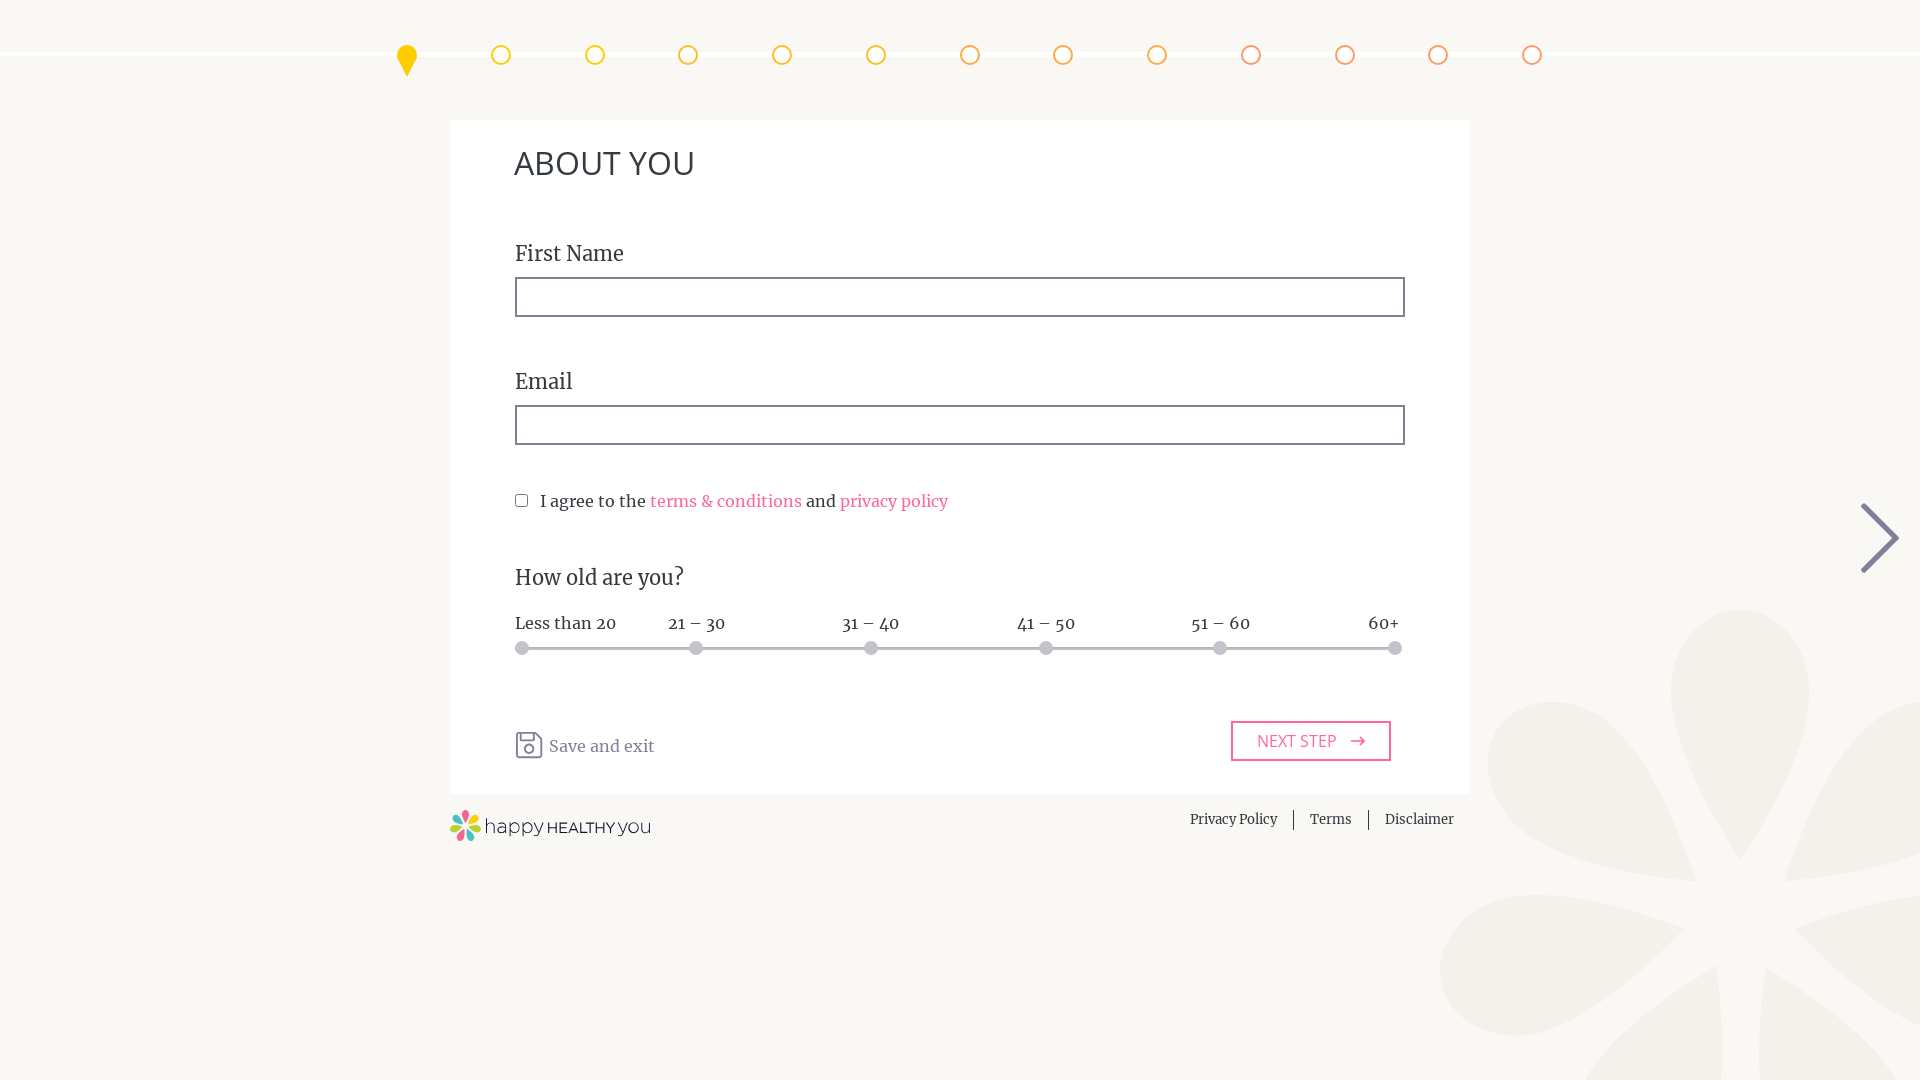 The height and width of the screenshot is (1080, 1920). I want to click on 'Disclaimer', so click(1418, 820).